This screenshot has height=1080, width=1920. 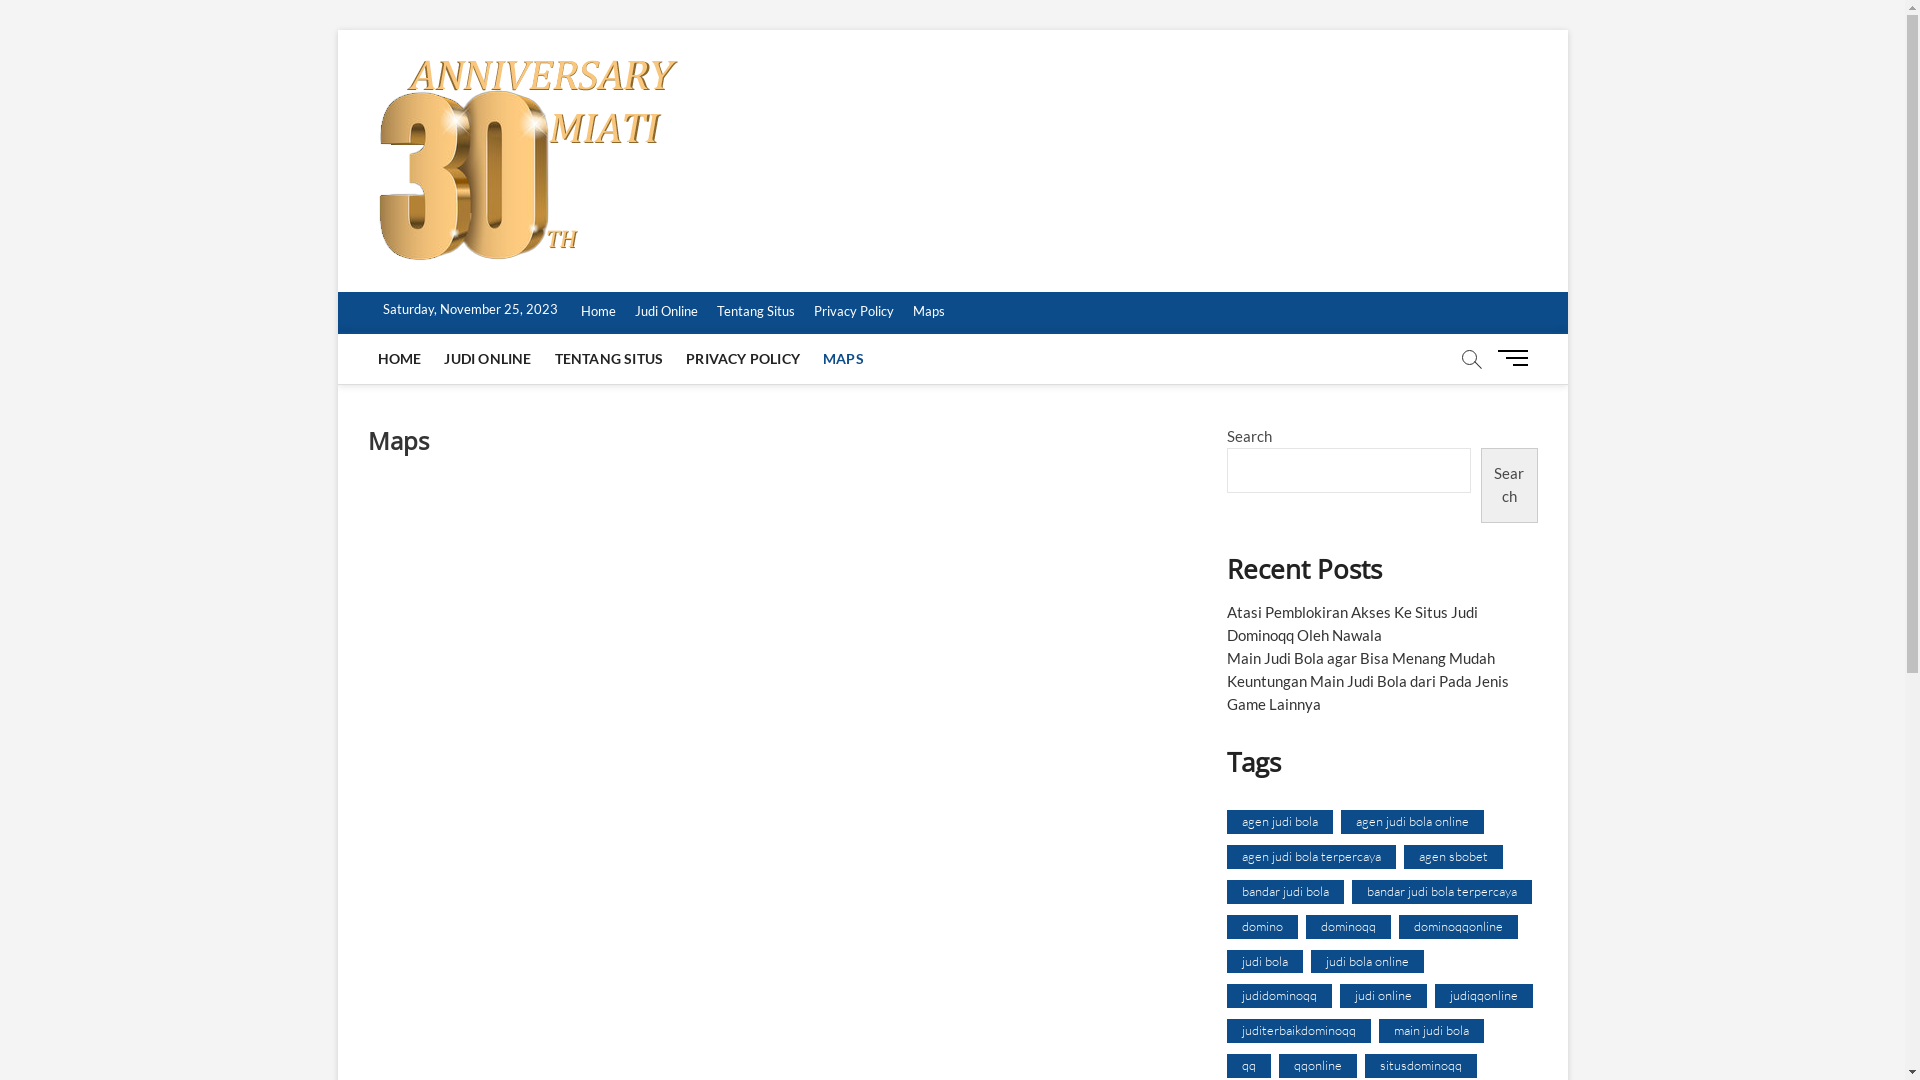 What do you see at coordinates (1310, 855) in the screenshot?
I see `'agen judi bola terpercaya'` at bounding box center [1310, 855].